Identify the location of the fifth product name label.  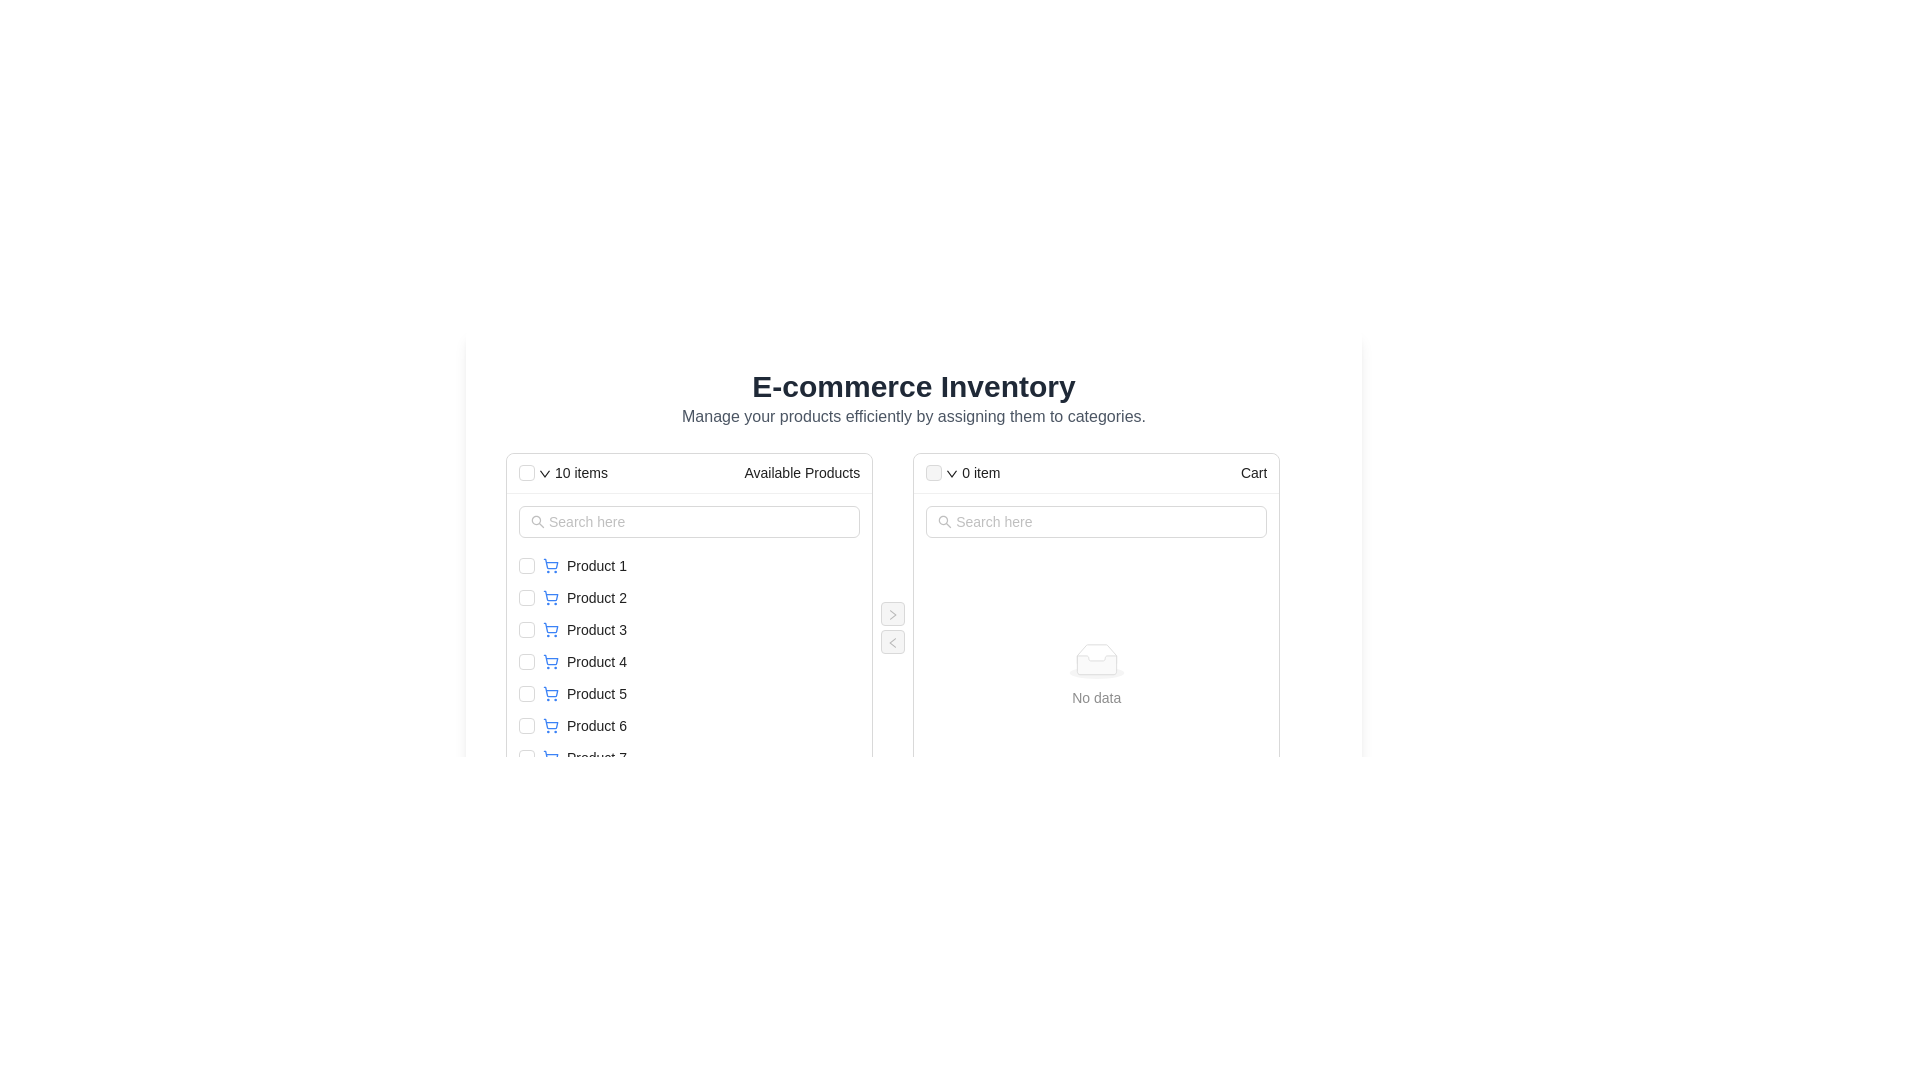
(595, 693).